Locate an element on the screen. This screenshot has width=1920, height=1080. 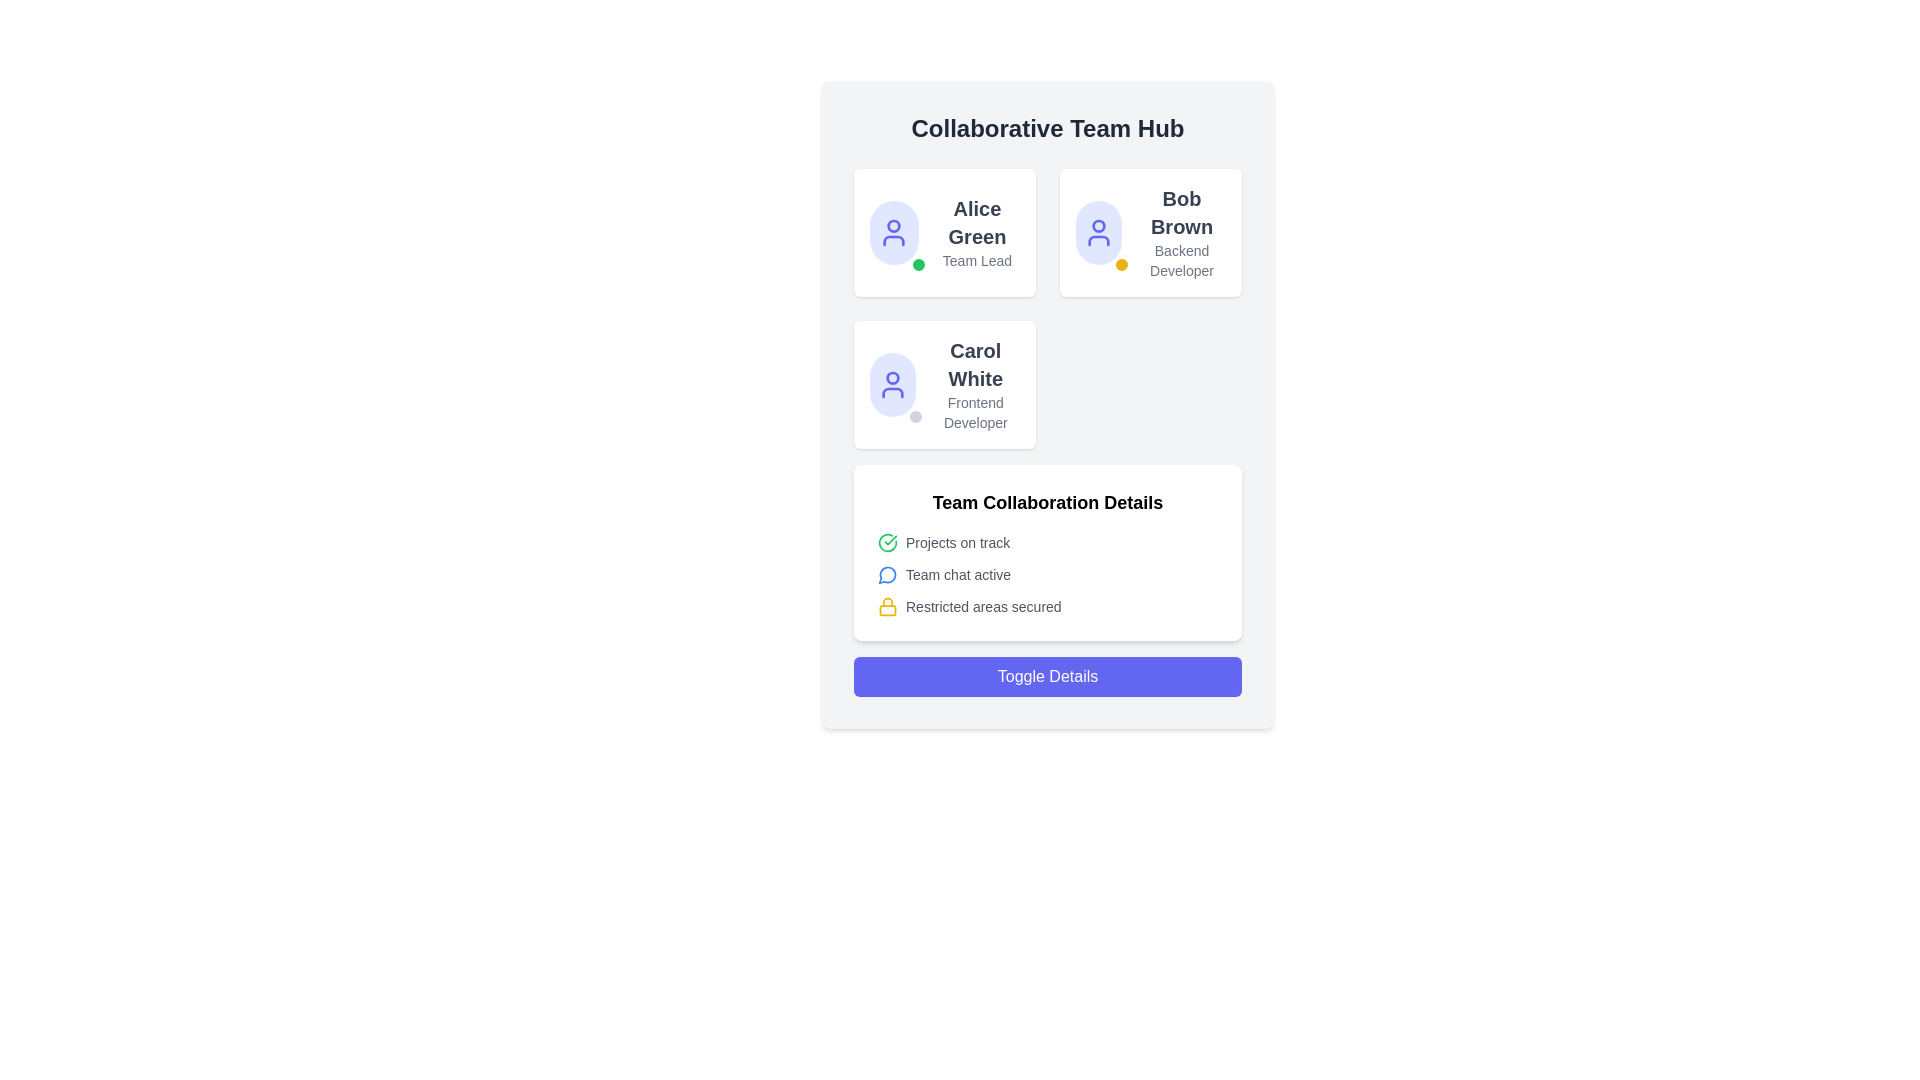
the Text label displaying 'Alice Green', which identifies the team member in the top-left corner of the team member card is located at coordinates (977, 223).